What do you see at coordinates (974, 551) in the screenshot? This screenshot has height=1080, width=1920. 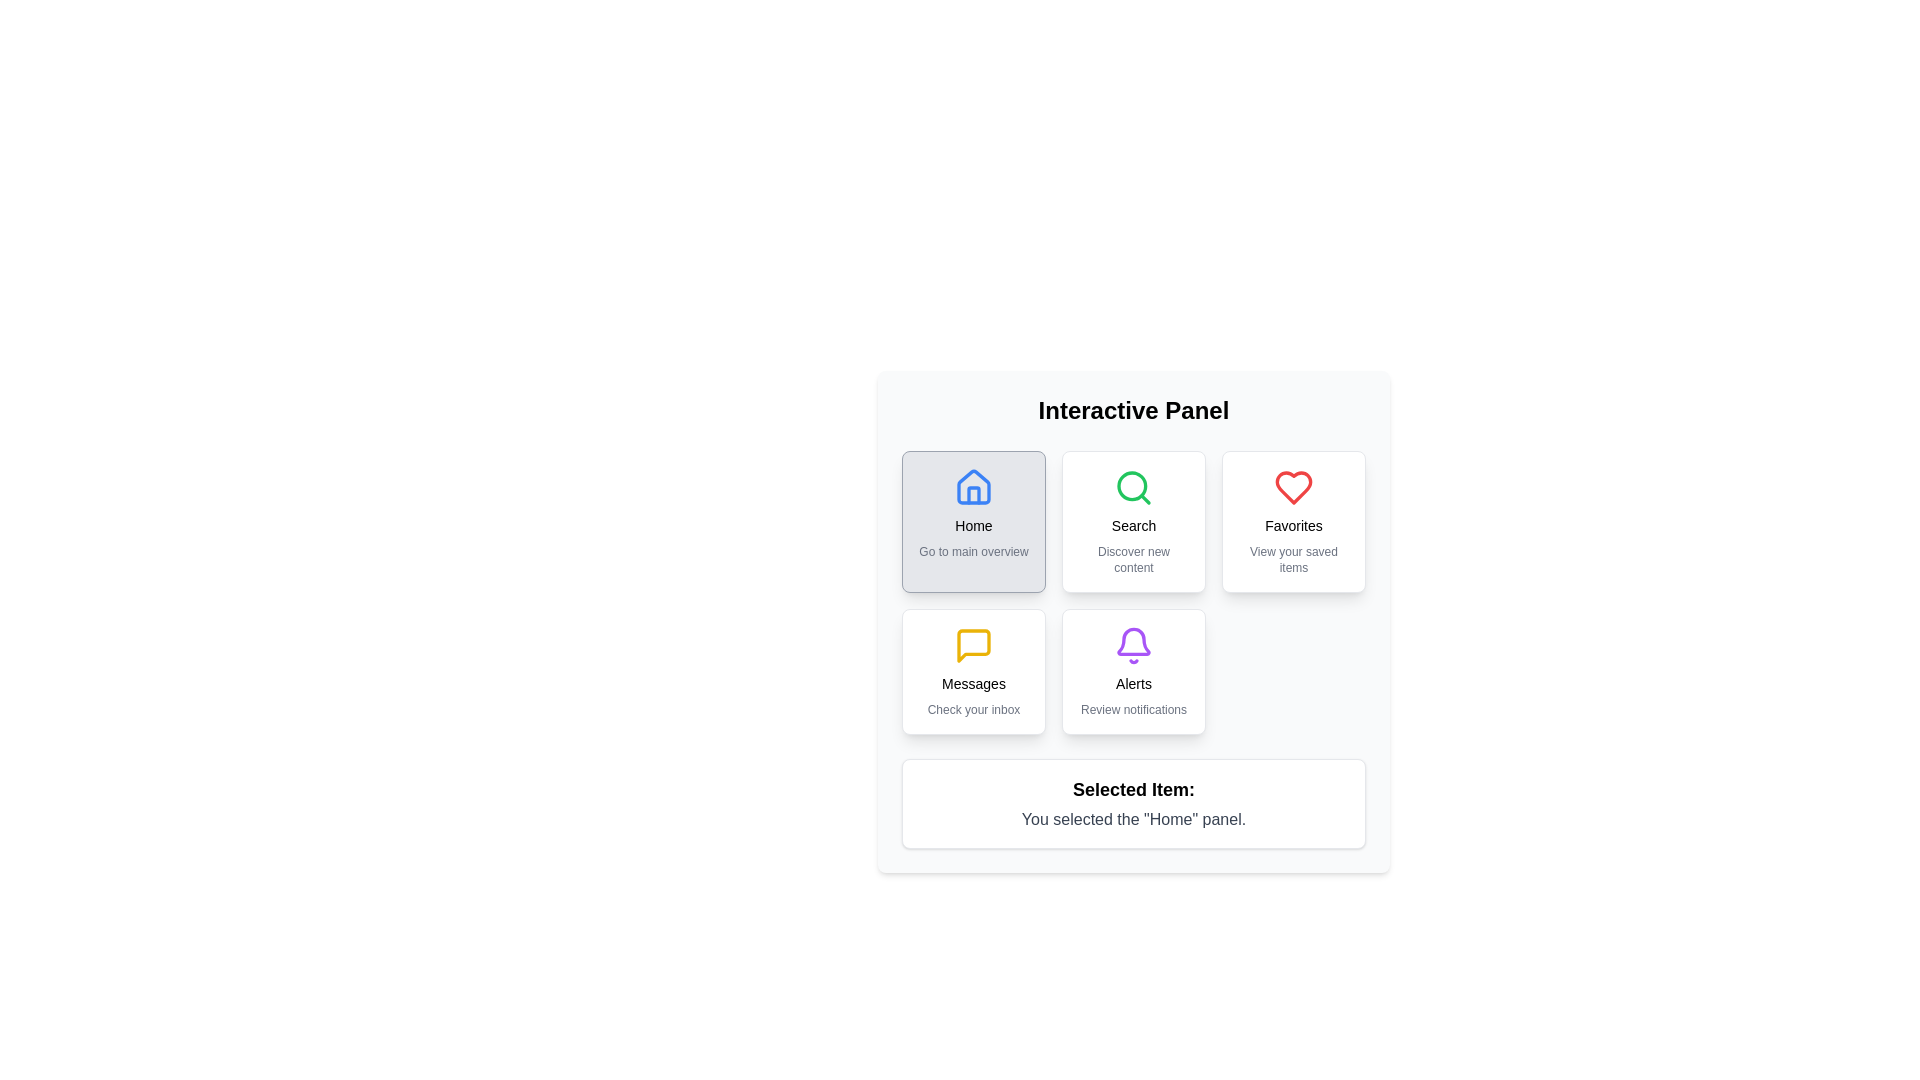 I see `contextual guidance text located at the bottom of the 'Home' card, which provides additional information about its main action or purpose` at bounding box center [974, 551].